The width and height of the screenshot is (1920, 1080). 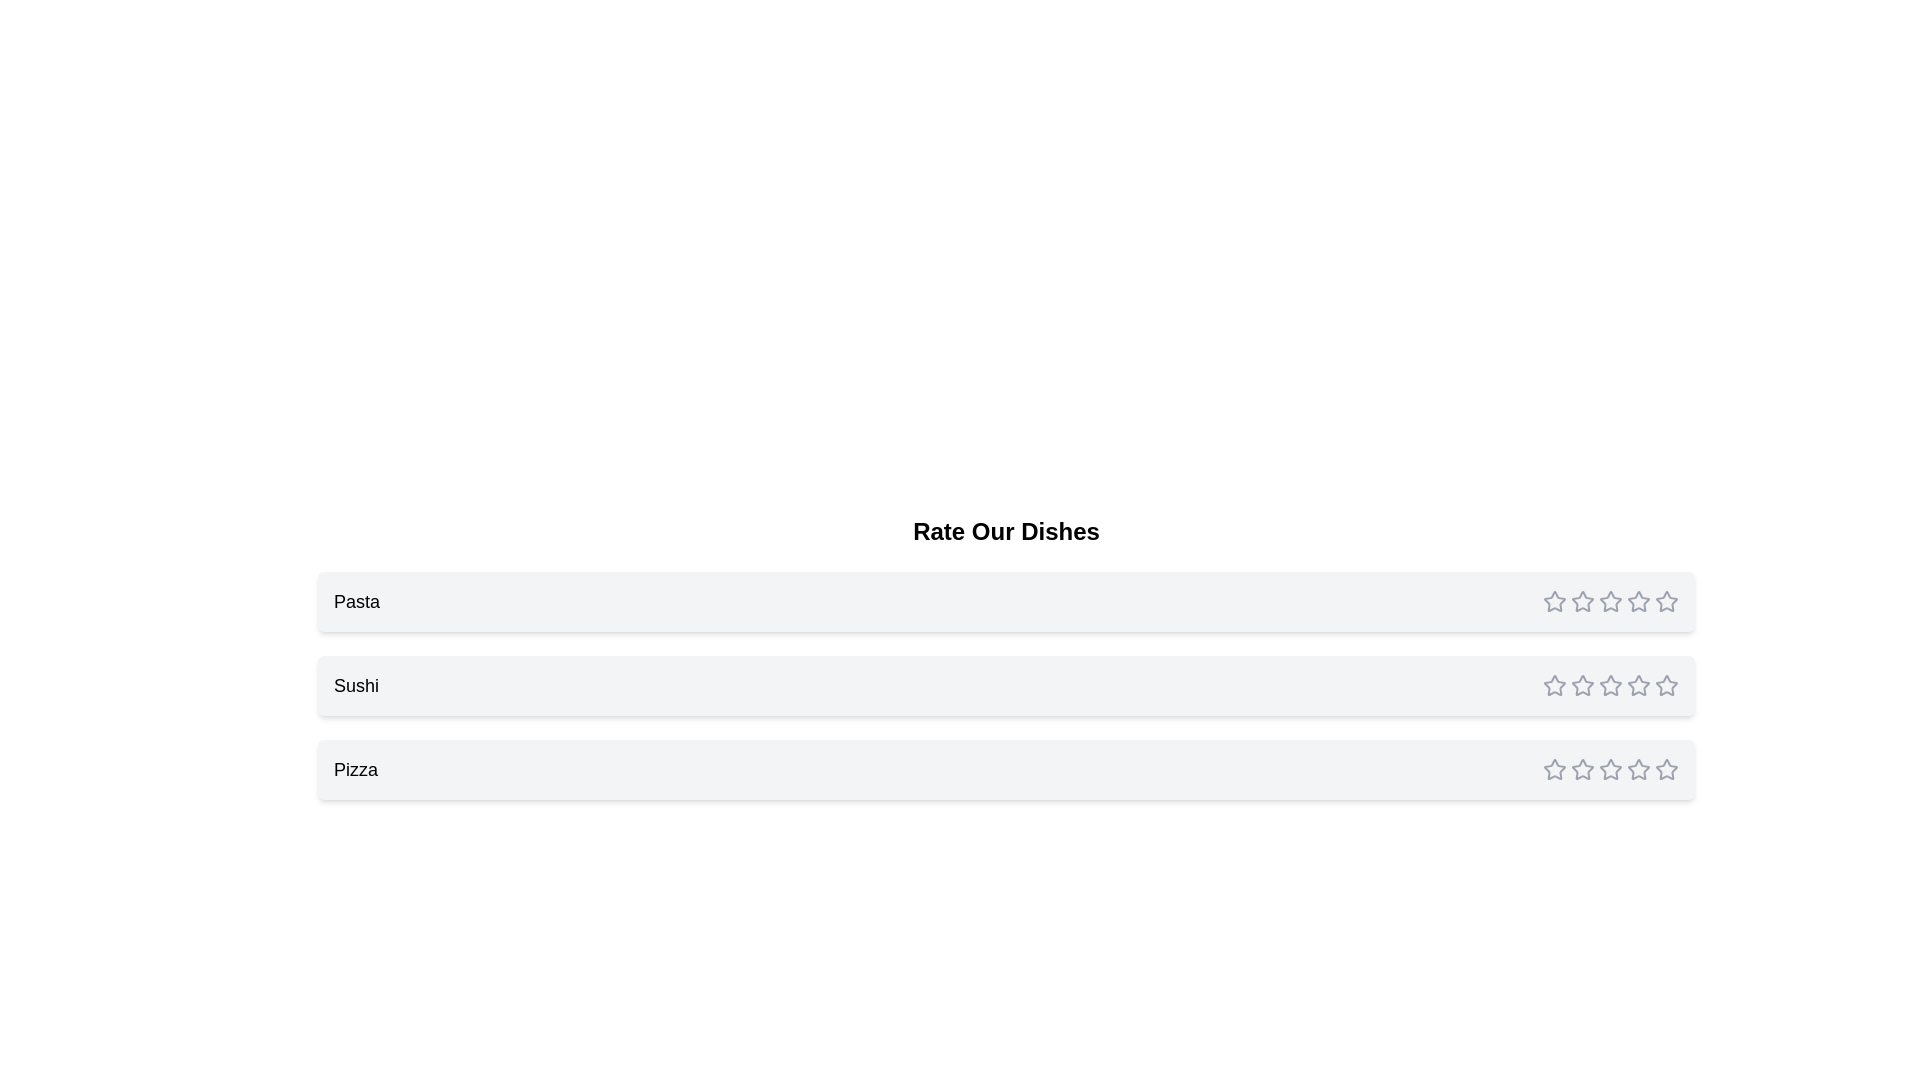 What do you see at coordinates (1006, 531) in the screenshot?
I see `the 'Rate Our Dishes' text block, which is styled with a bold and large font and is positioned at the top of the section containing dish options` at bounding box center [1006, 531].